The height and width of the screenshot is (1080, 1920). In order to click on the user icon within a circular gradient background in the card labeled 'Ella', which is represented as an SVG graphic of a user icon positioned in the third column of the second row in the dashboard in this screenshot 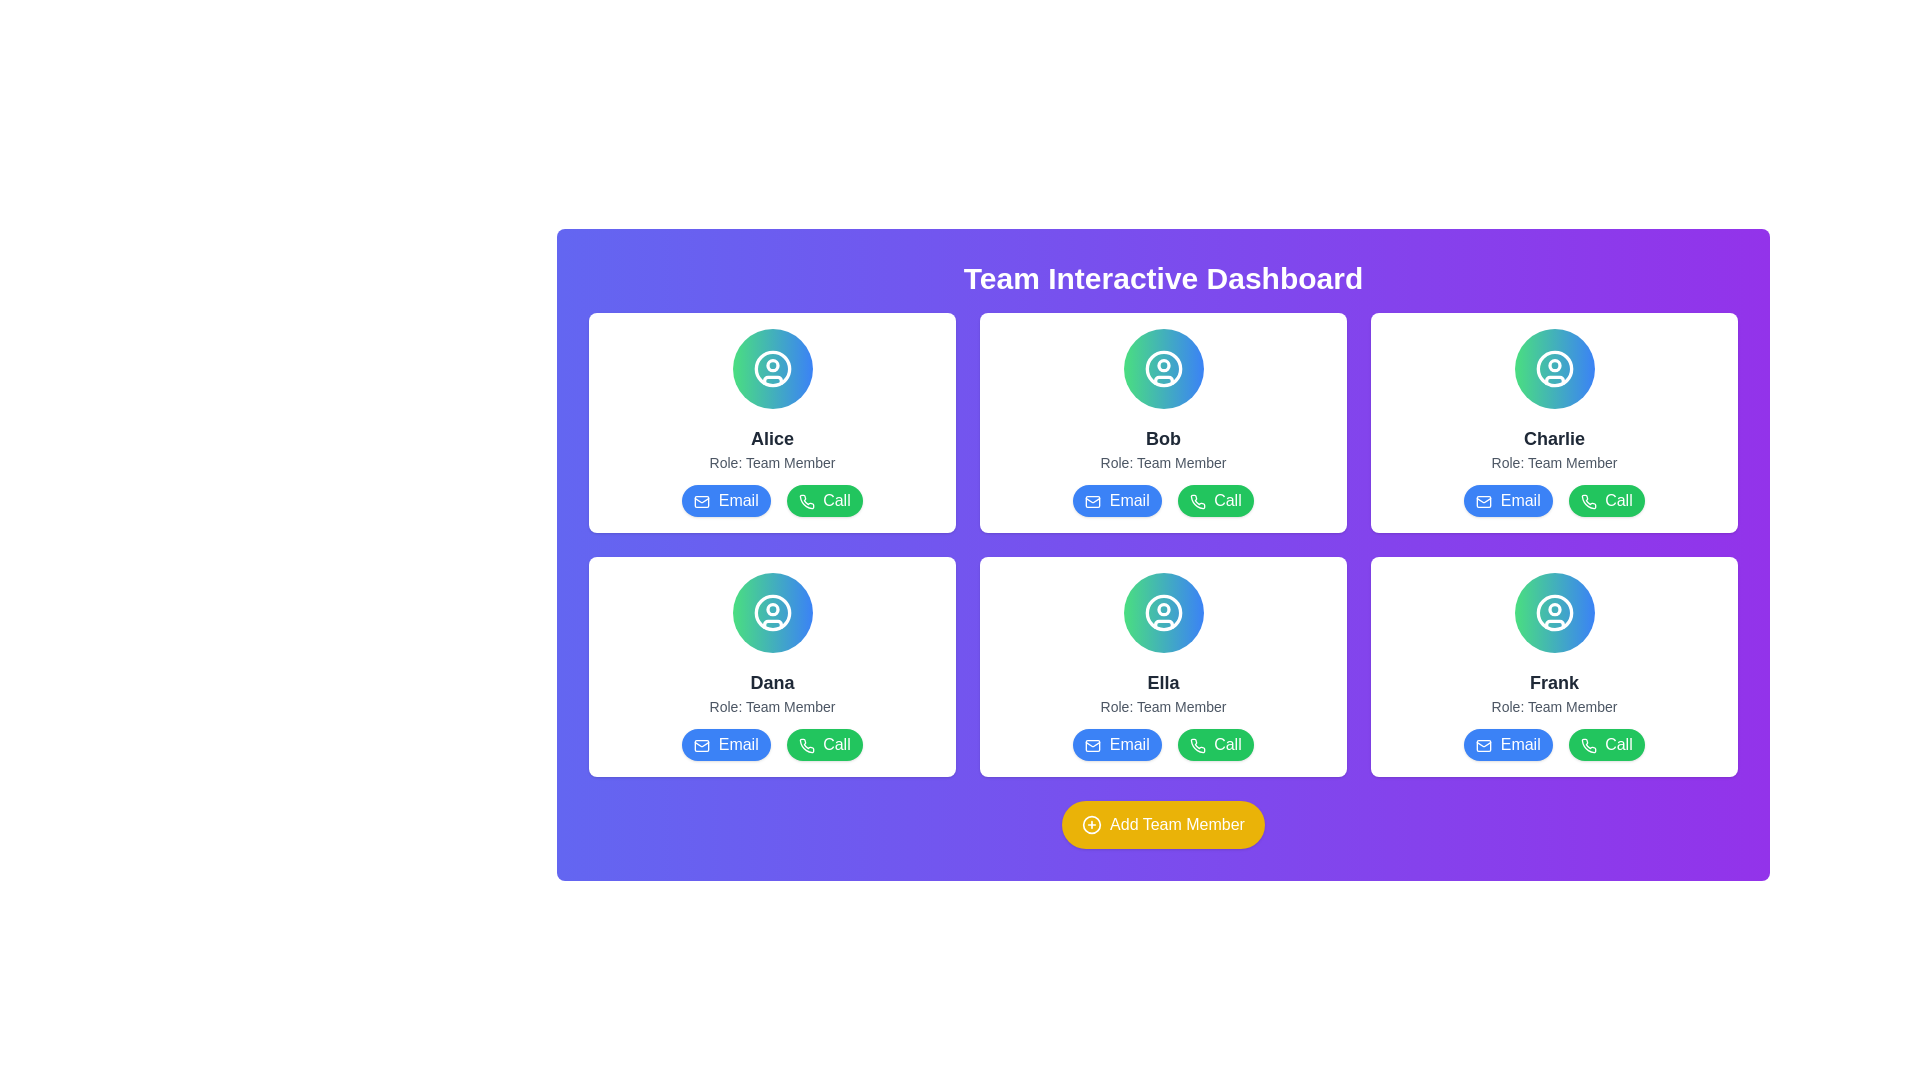, I will do `click(1163, 612)`.